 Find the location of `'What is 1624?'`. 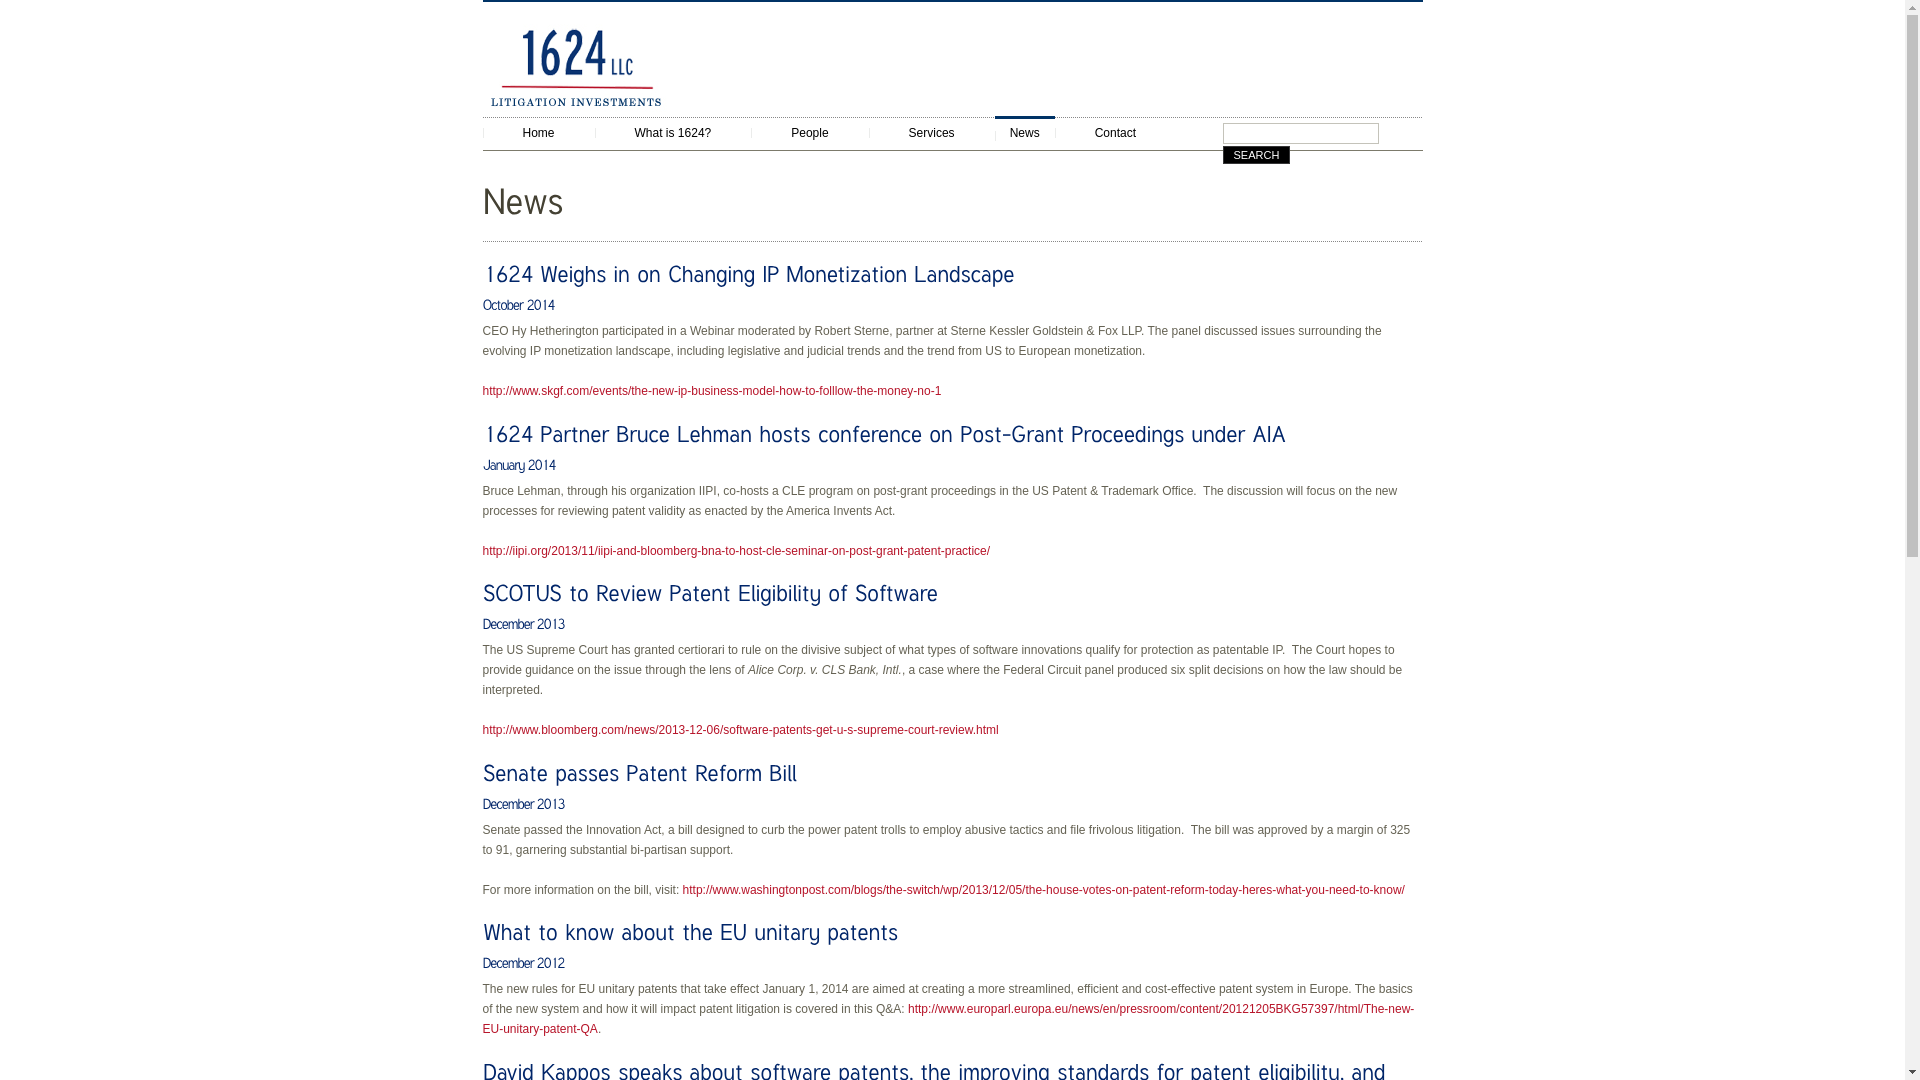

'What is 1624?' is located at coordinates (673, 132).